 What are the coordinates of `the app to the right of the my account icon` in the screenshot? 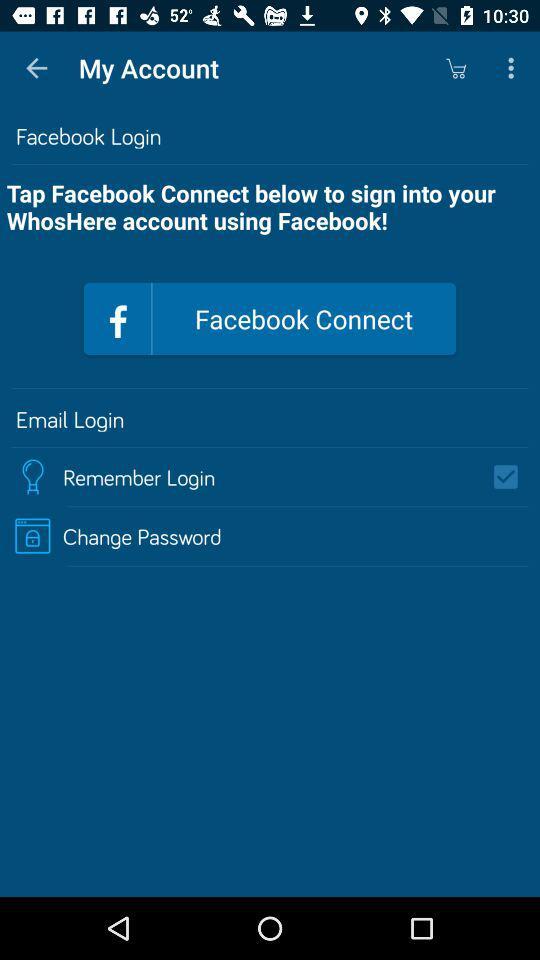 It's located at (455, 68).